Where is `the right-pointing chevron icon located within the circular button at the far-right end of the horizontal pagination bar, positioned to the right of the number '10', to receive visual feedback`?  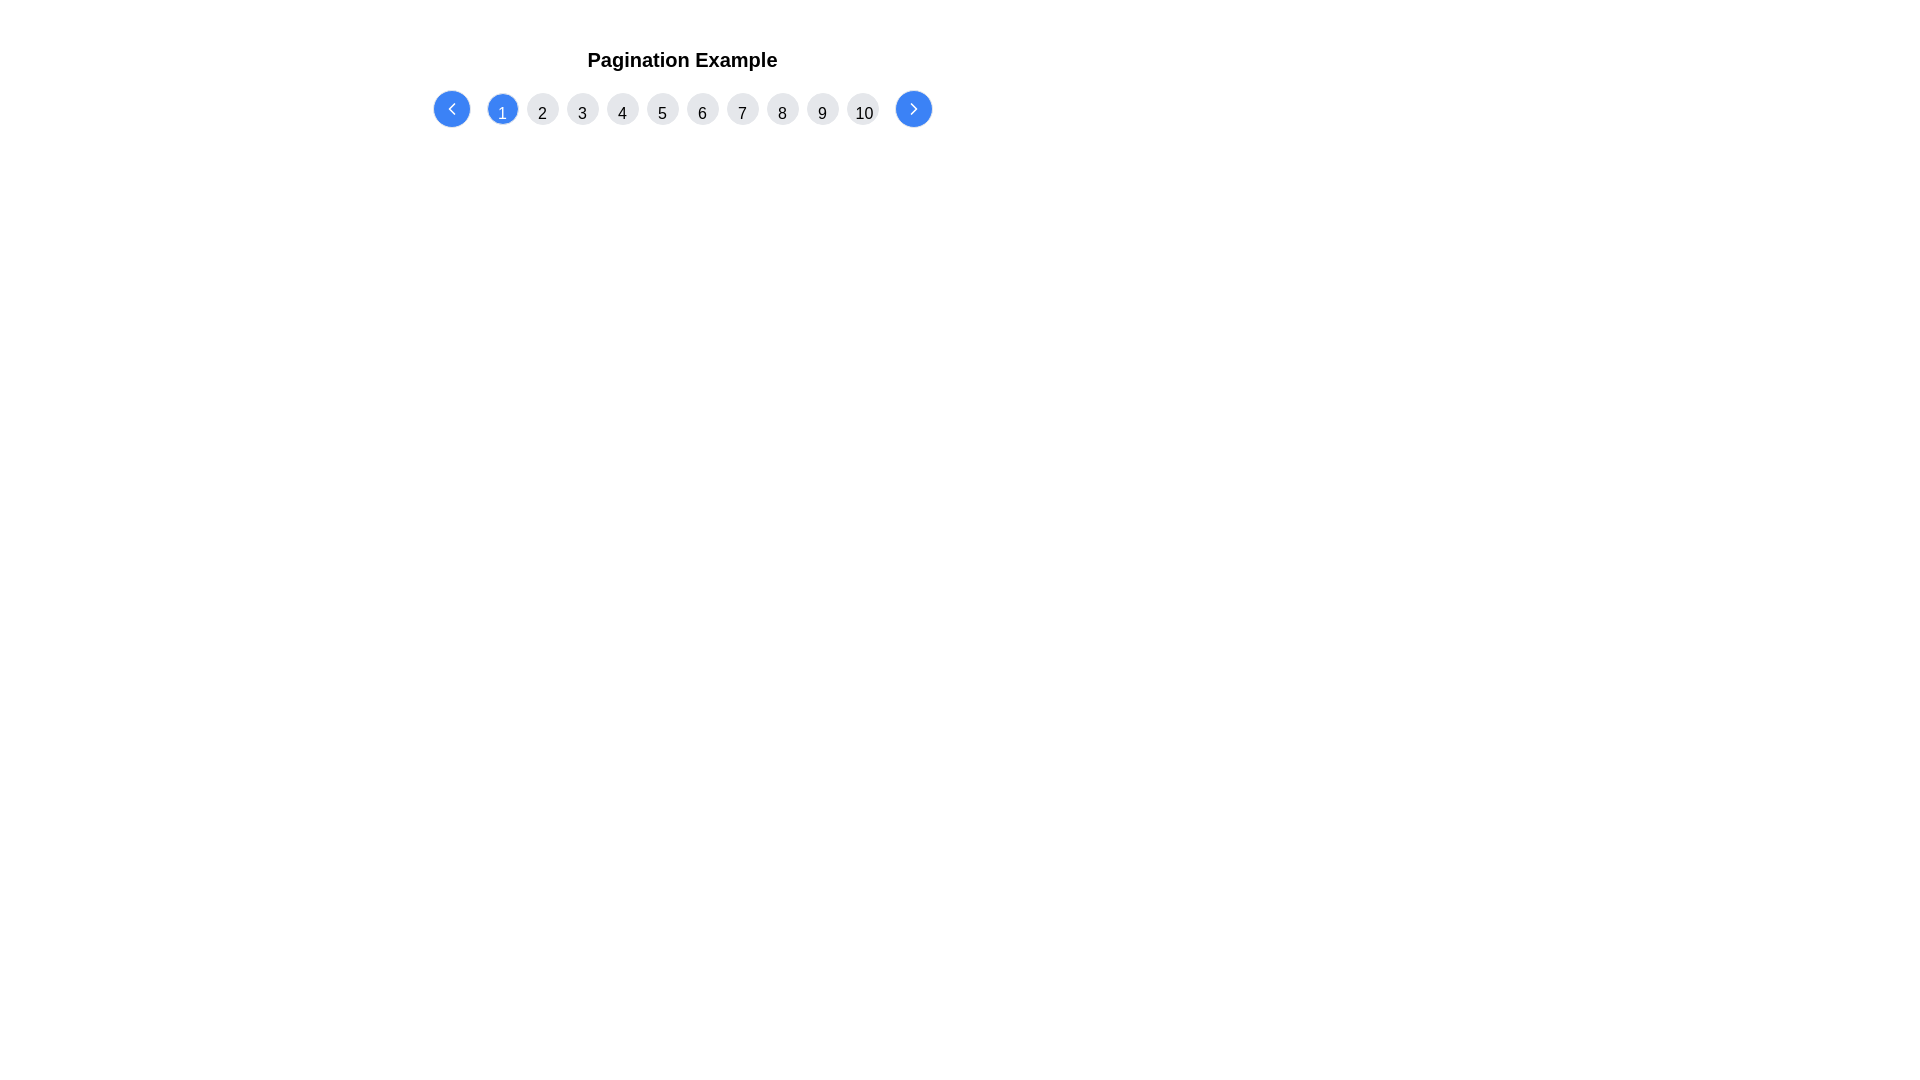
the right-pointing chevron icon located within the circular button at the far-right end of the horizontal pagination bar, positioned to the right of the number '10', to receive visual feedback is located at coordinates (912, 108).